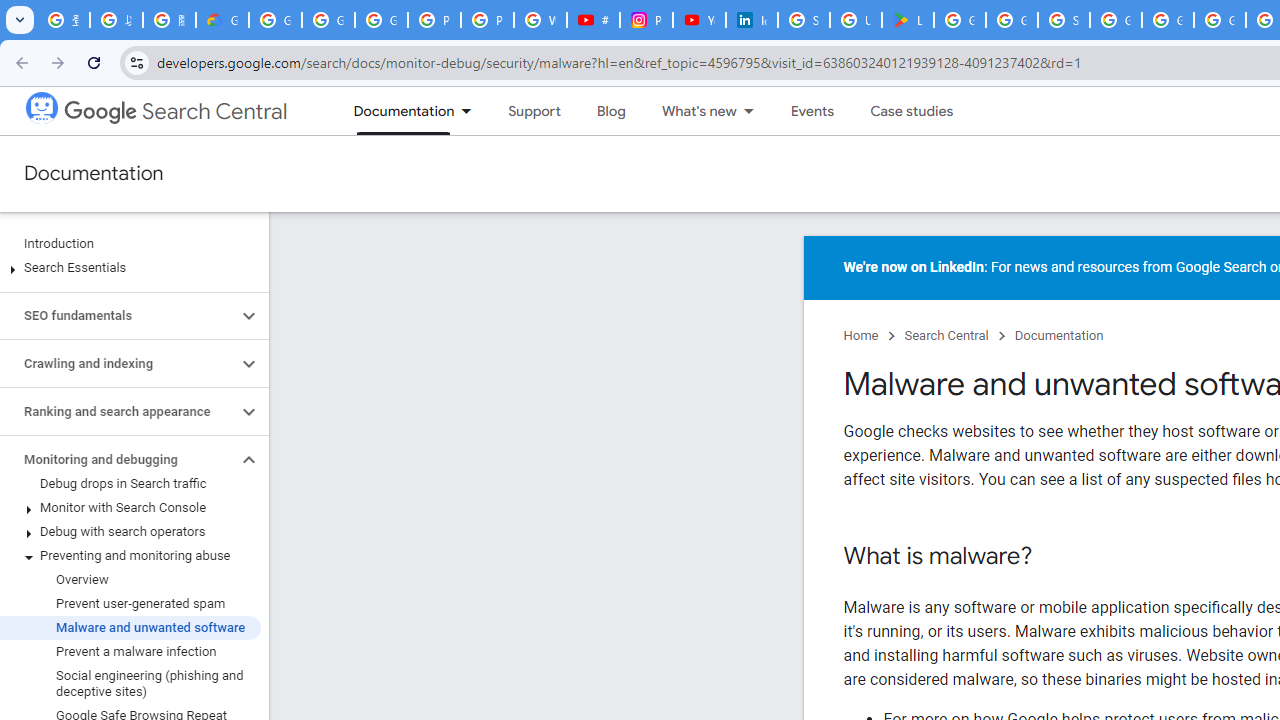  What do you see at coordinates (394, 111) in the screenshot?
I see `'Documentation, selected'` at bounding box center [394, 111].